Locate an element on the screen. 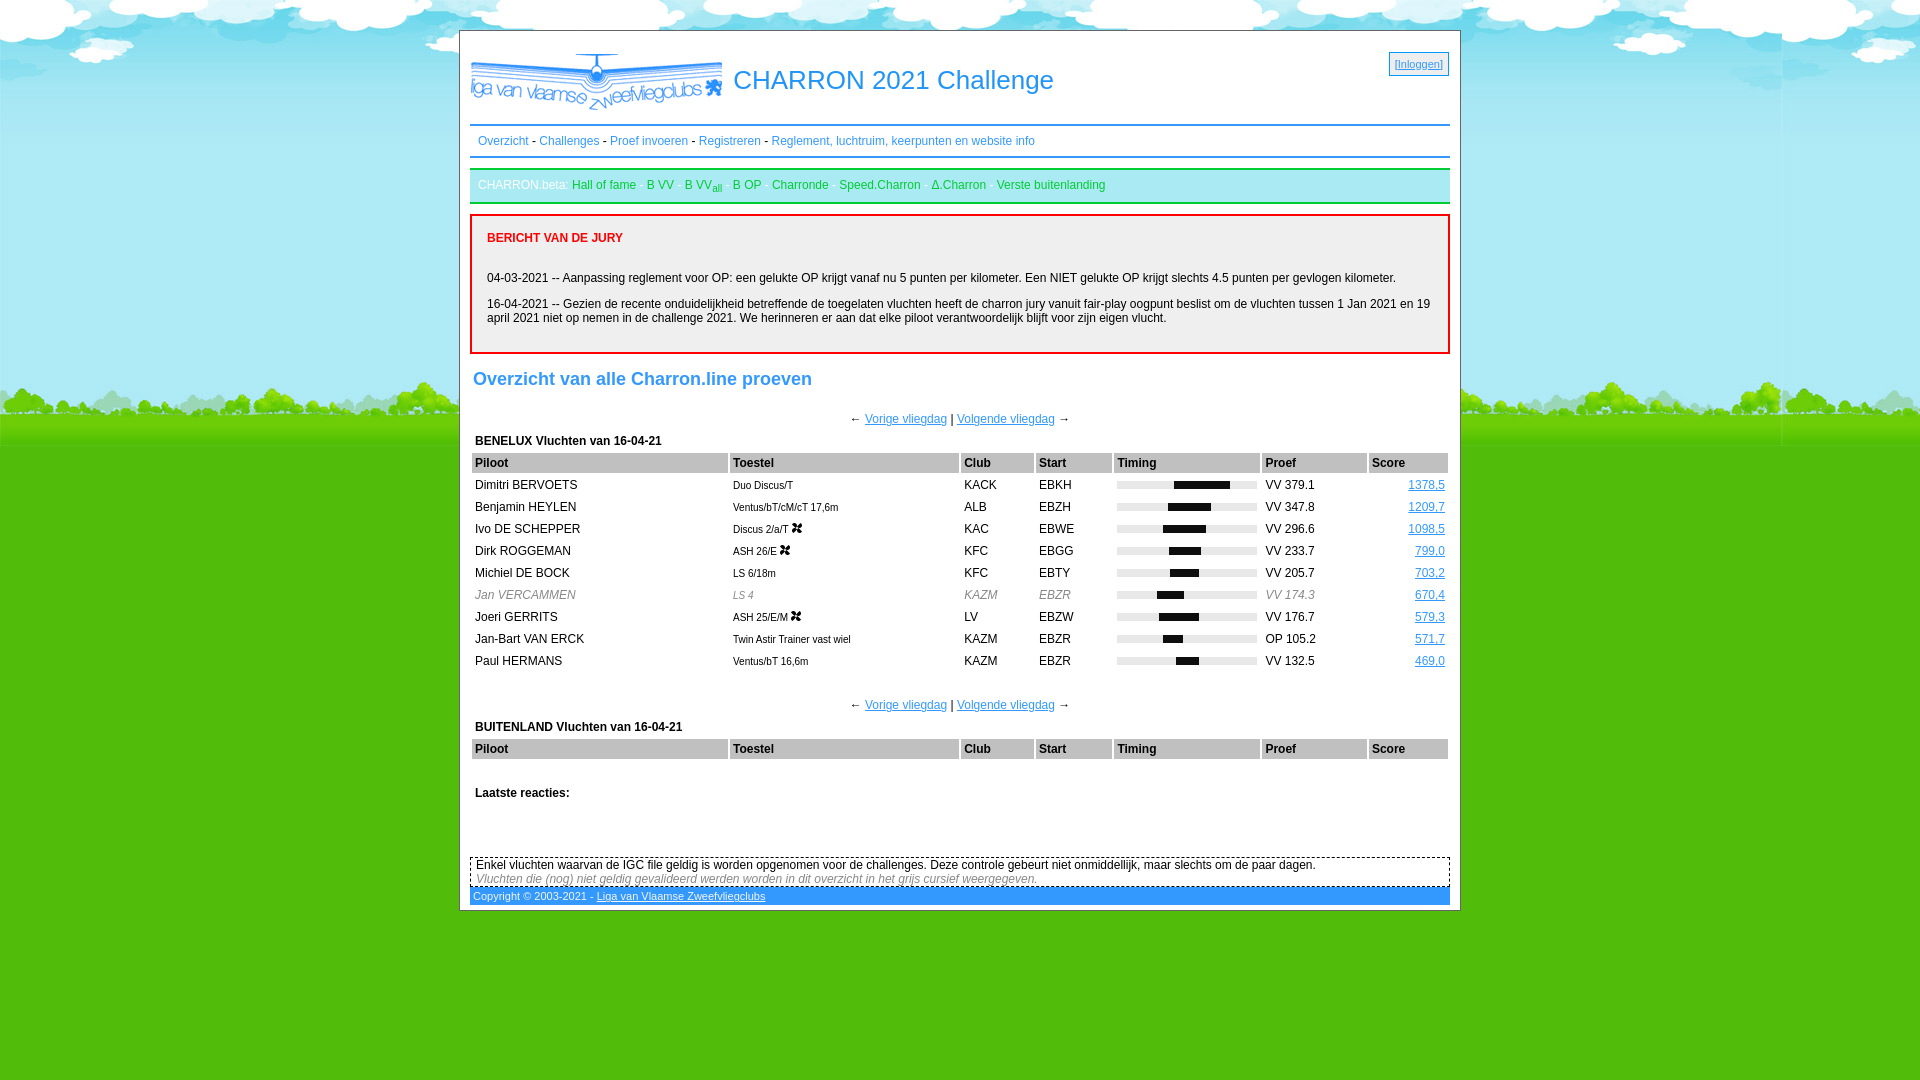 The height and width of the screenshot is (1080, 1920). '799,0' is located at coordinates (1414, 551).